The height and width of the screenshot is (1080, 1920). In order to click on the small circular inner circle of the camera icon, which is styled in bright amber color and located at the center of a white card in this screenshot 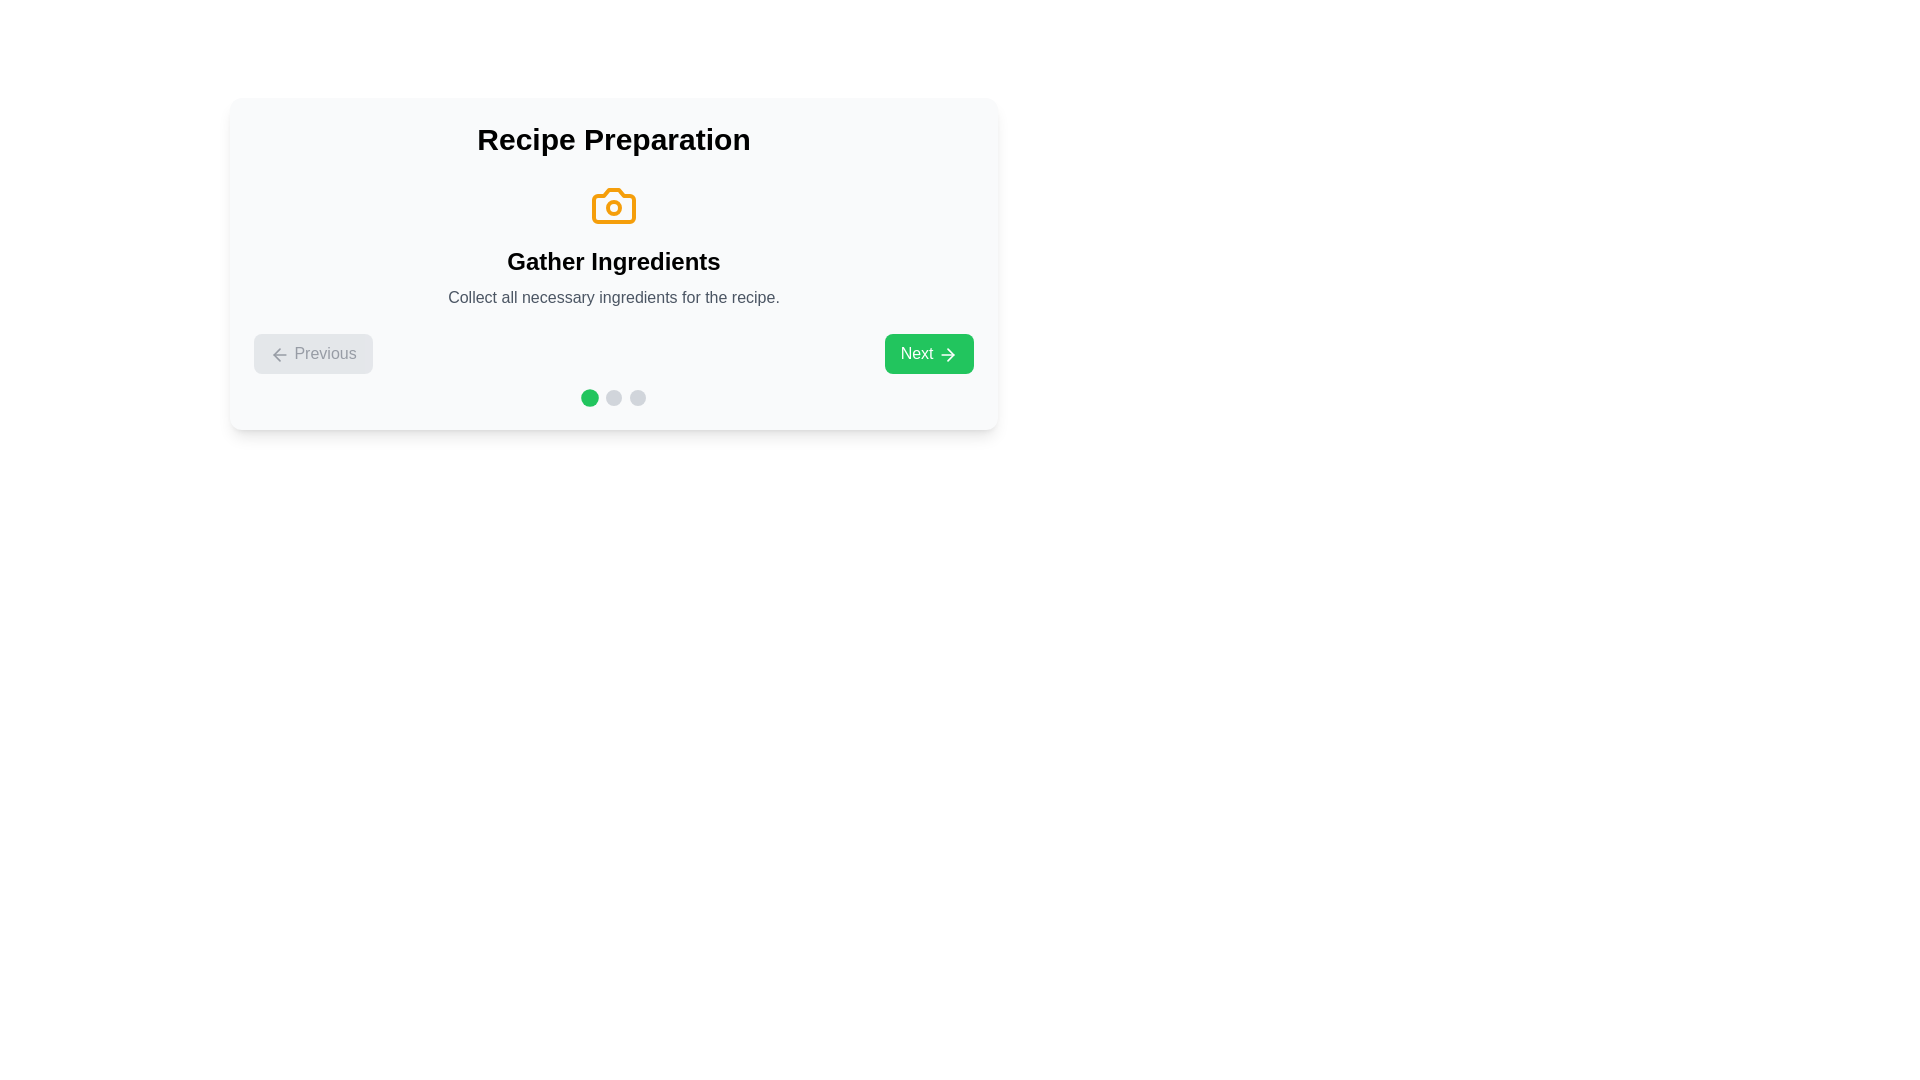, I will do `click(613, 208)`.